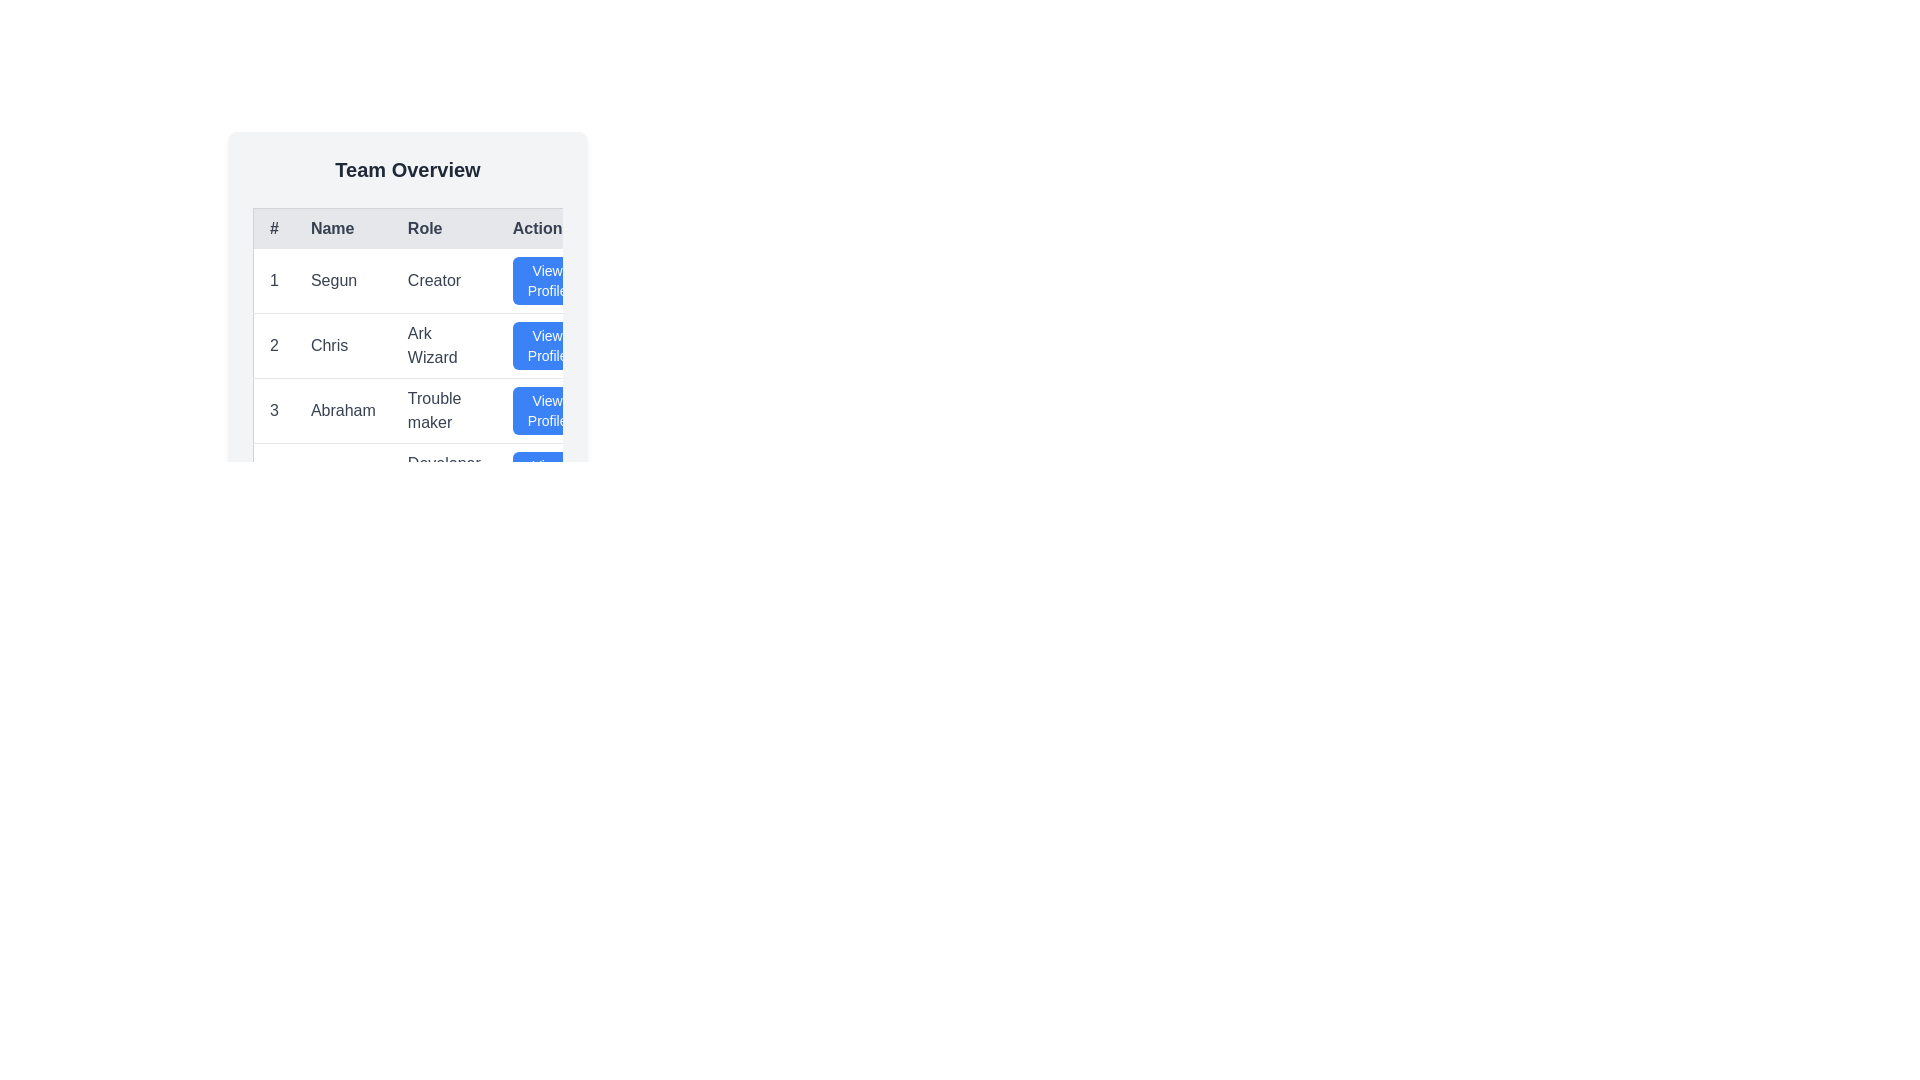 Image resolution: width=1920 pixels, height=1080 pixels. What do you see at coordinates (434, 227) in the screenshot?
I see `the table header row that contains the cells labeled '#', 'Name', 'Role', and 'Actions', which has a light gray background and bold dark text, positioned directly beneath the 'Team Overview' title` at bounding box center [434, 227].